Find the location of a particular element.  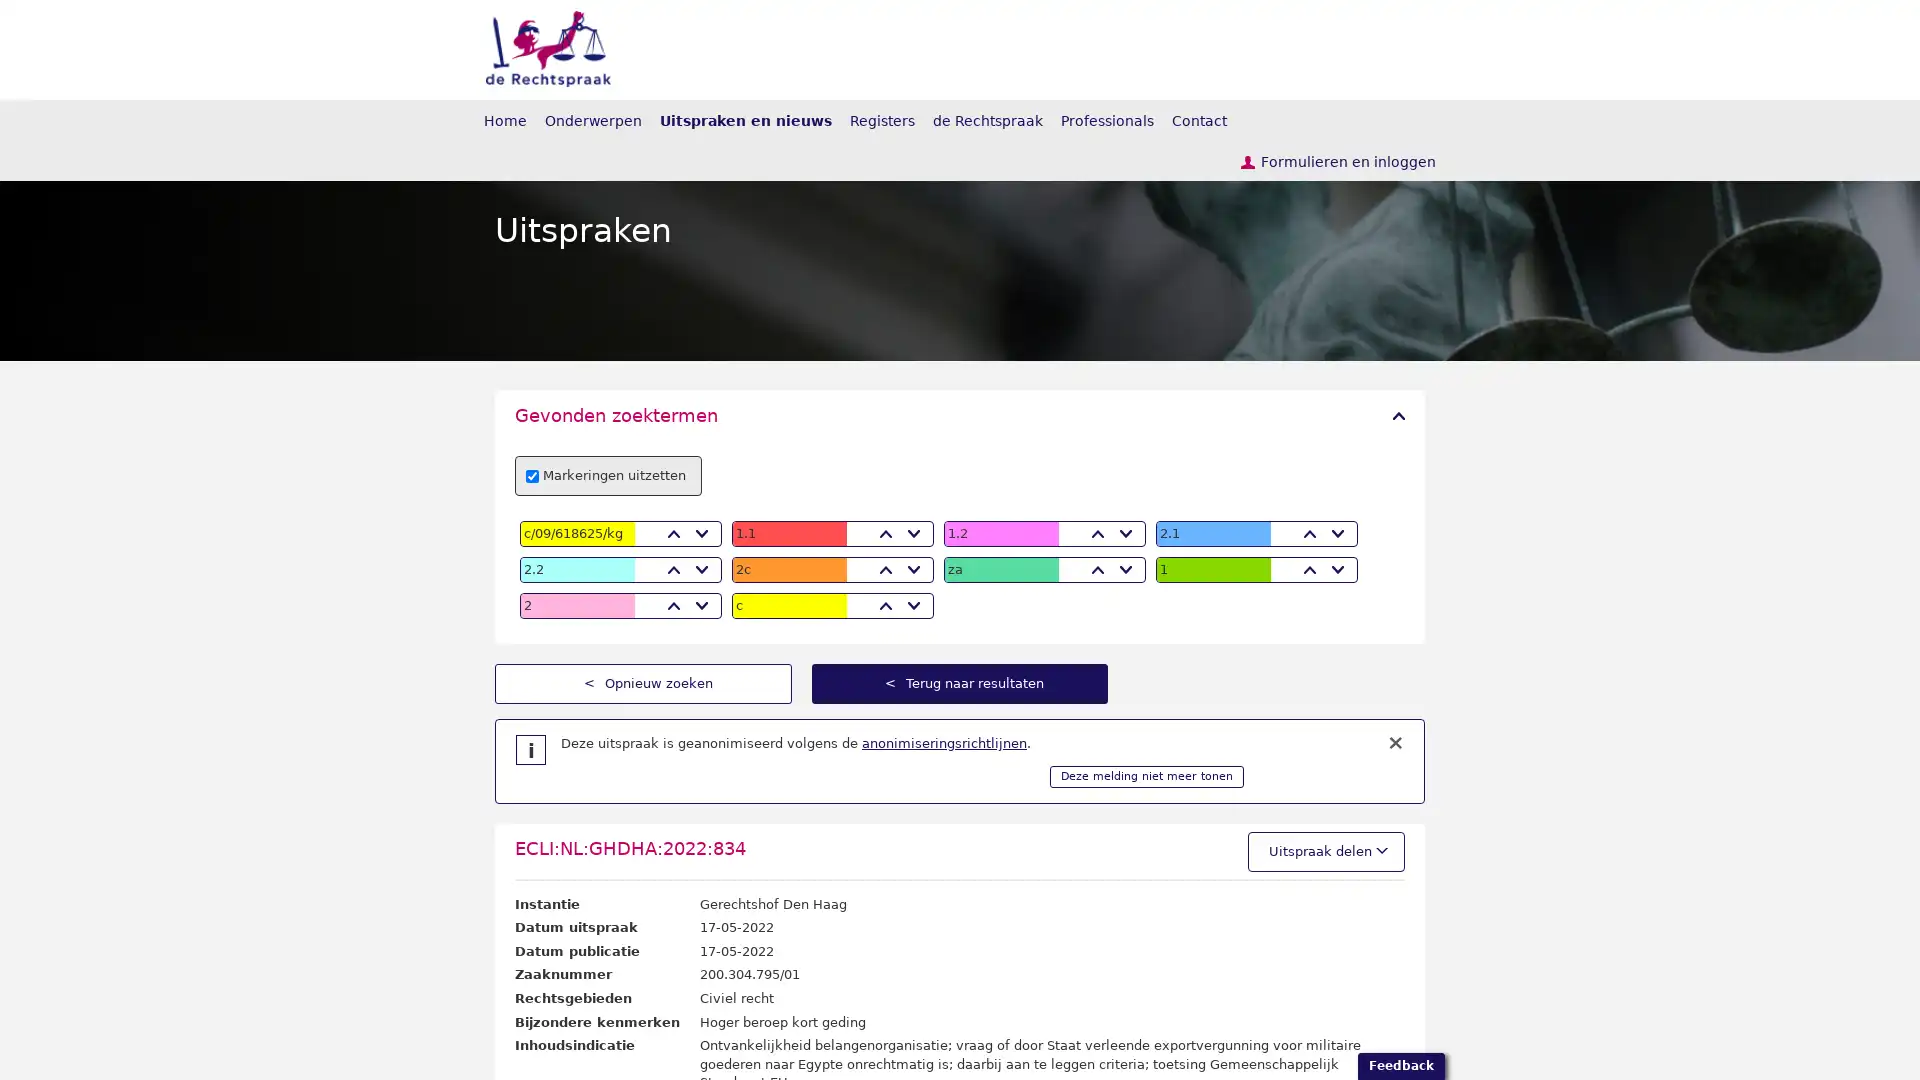

Vorige zoek term is located at coordinates (673, 604).